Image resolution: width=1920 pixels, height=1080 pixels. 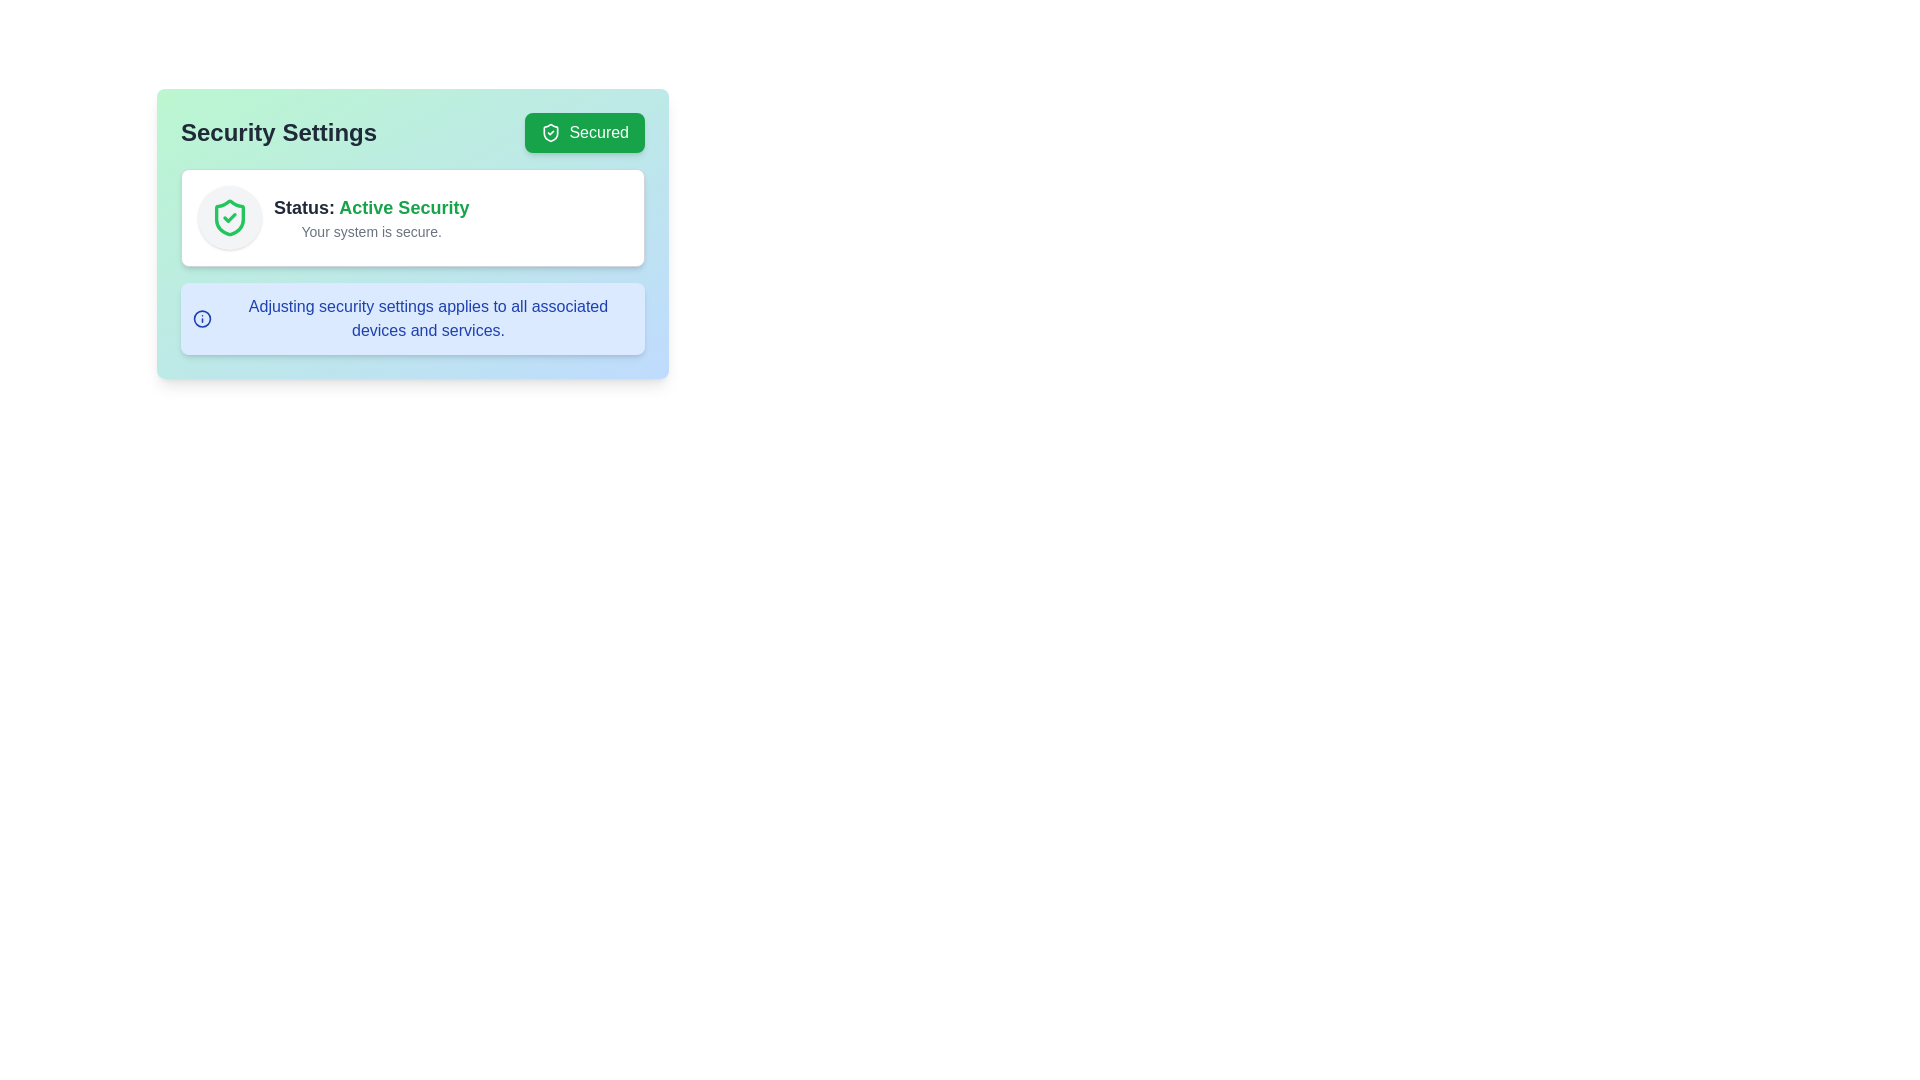 I want to click on the shield-shaped icon with a green checkmark inside, located in the 'Security Settings' panel, indicating a secured status, so click(x=230, y=218).